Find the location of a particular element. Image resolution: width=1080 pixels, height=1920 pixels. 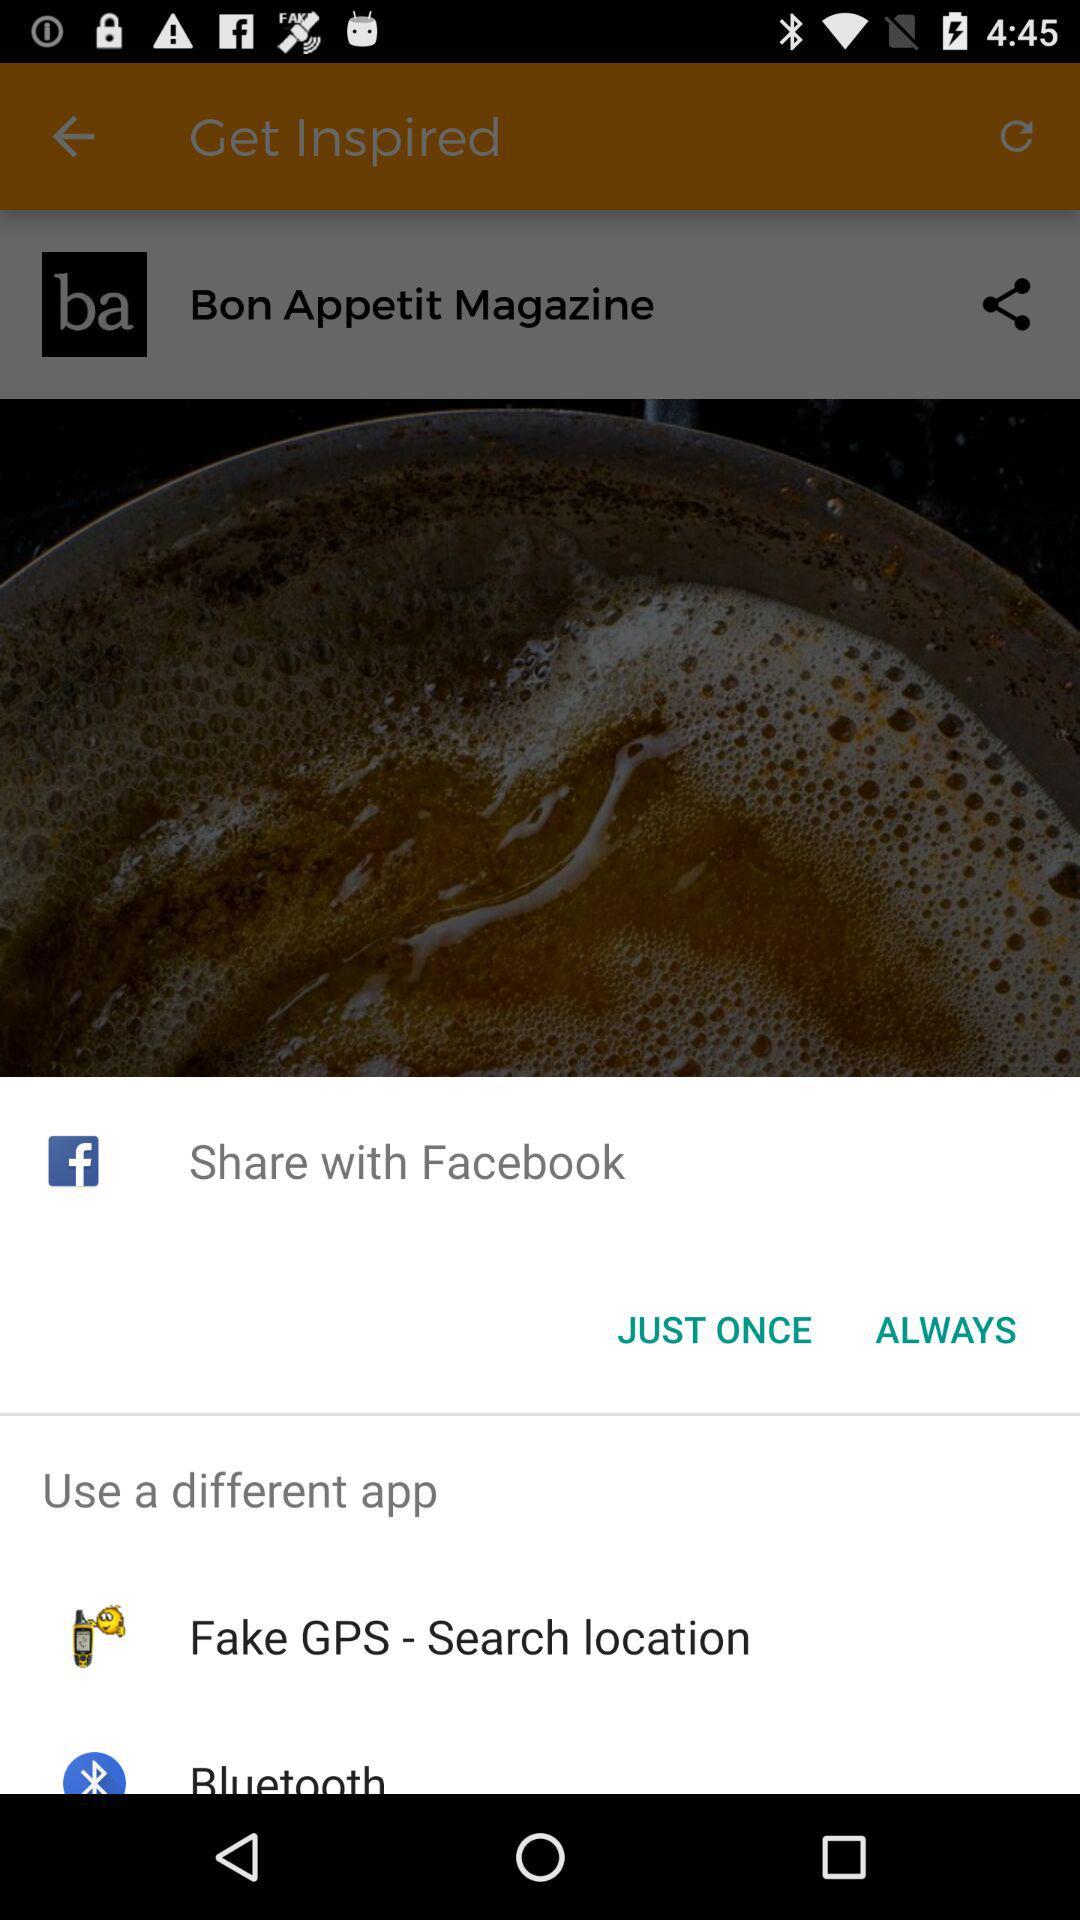

the item next to always is located at coordinates (713, 1329).